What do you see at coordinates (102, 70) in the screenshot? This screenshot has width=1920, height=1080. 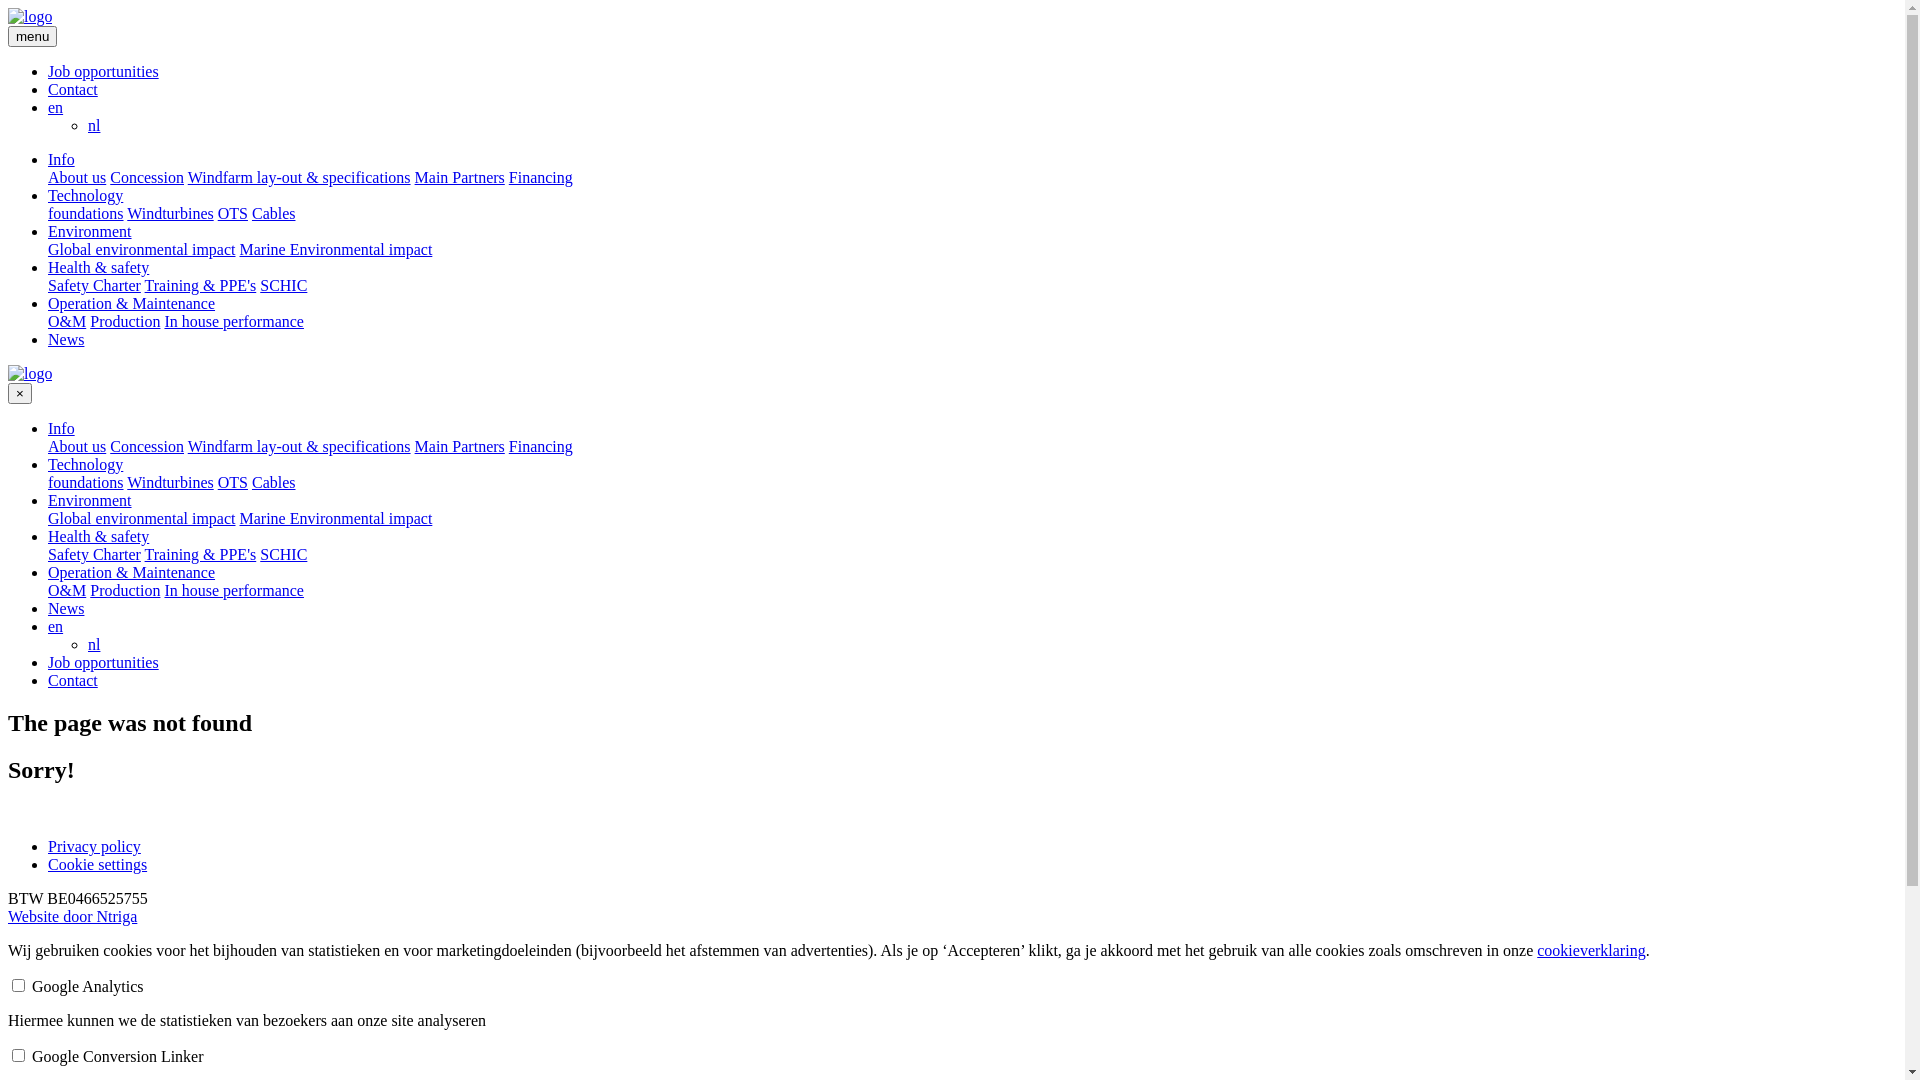 I see `'Job opportunities'` at bounding box center [102, 70].